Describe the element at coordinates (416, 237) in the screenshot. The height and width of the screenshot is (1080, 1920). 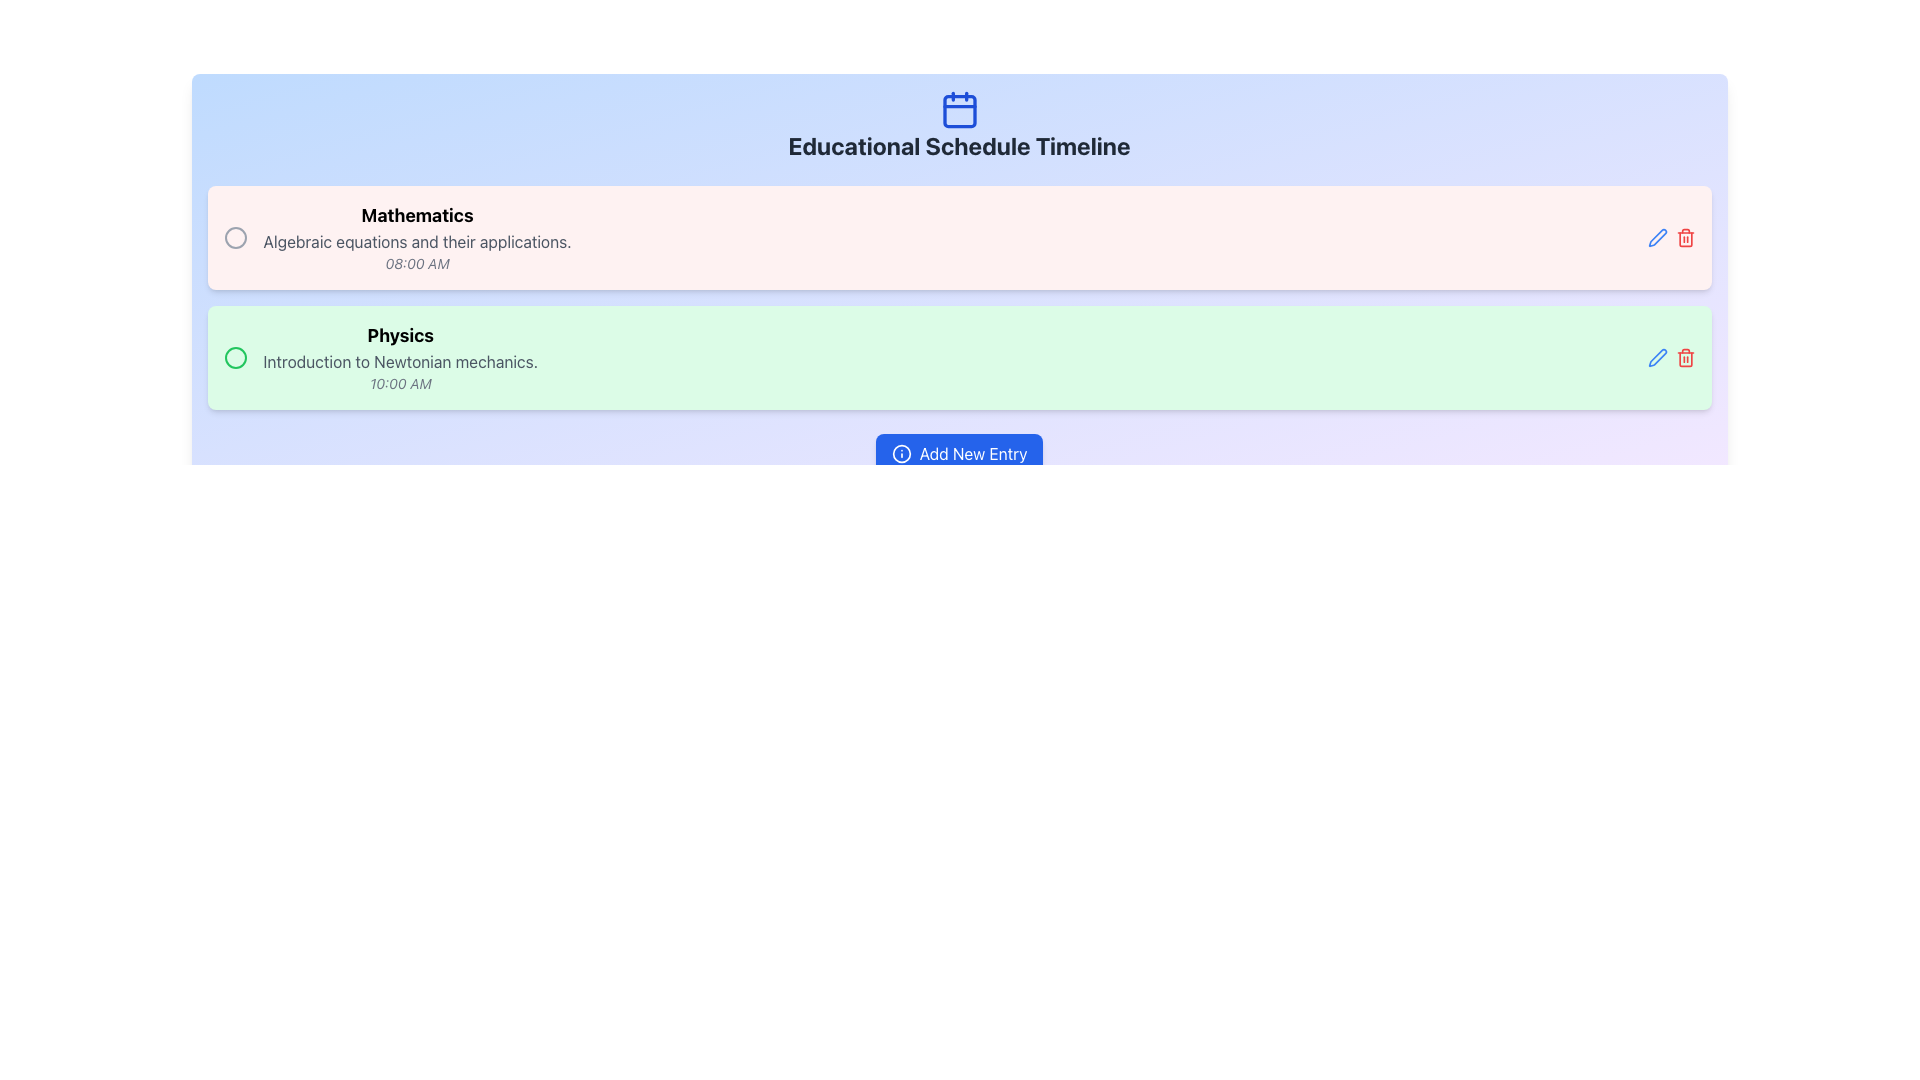
I see `the first text block representing a scheduled educational activity in the timeline, located inside a pinkish background area above the green 'Physics' entry` at that location.